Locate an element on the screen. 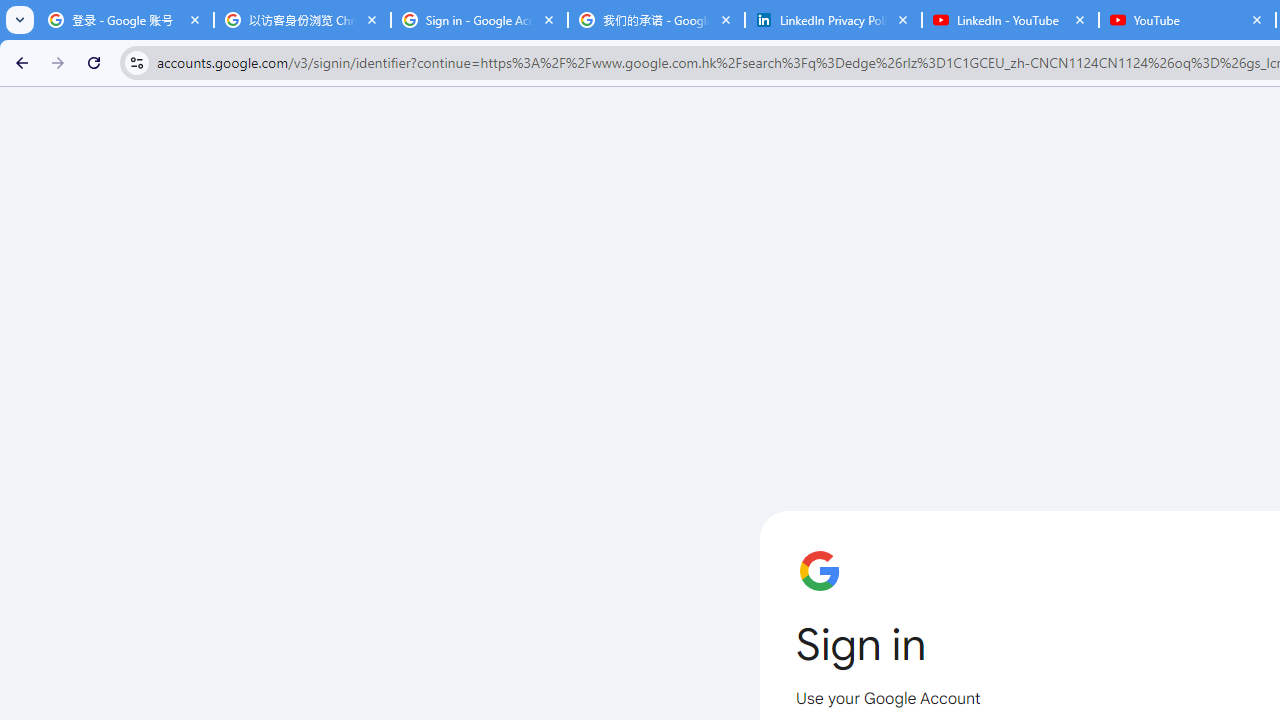 The width and height of the screenshot is (1280, 720). 'LinkedIn - YouTube' is located at coordinates (1010, 20).